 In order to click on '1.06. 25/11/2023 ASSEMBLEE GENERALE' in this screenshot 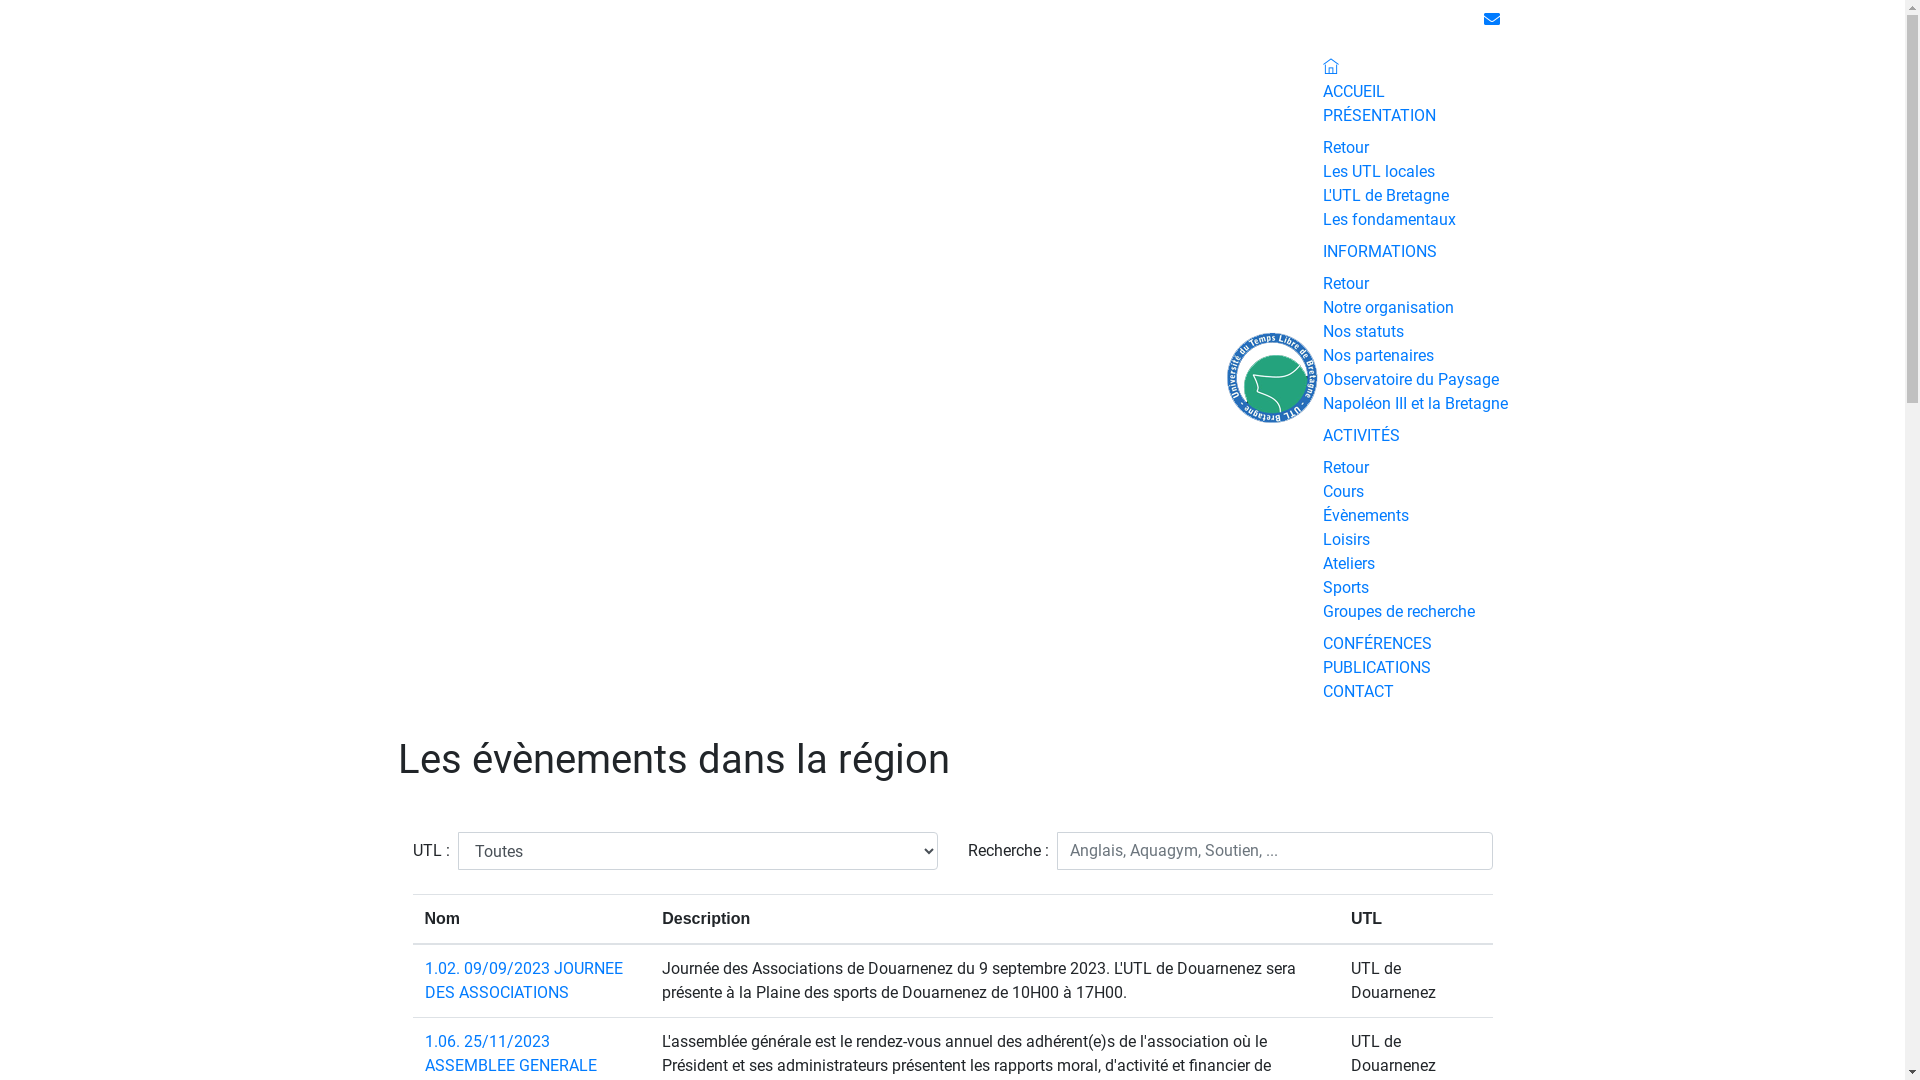, I will do `click(509, 1052)`.